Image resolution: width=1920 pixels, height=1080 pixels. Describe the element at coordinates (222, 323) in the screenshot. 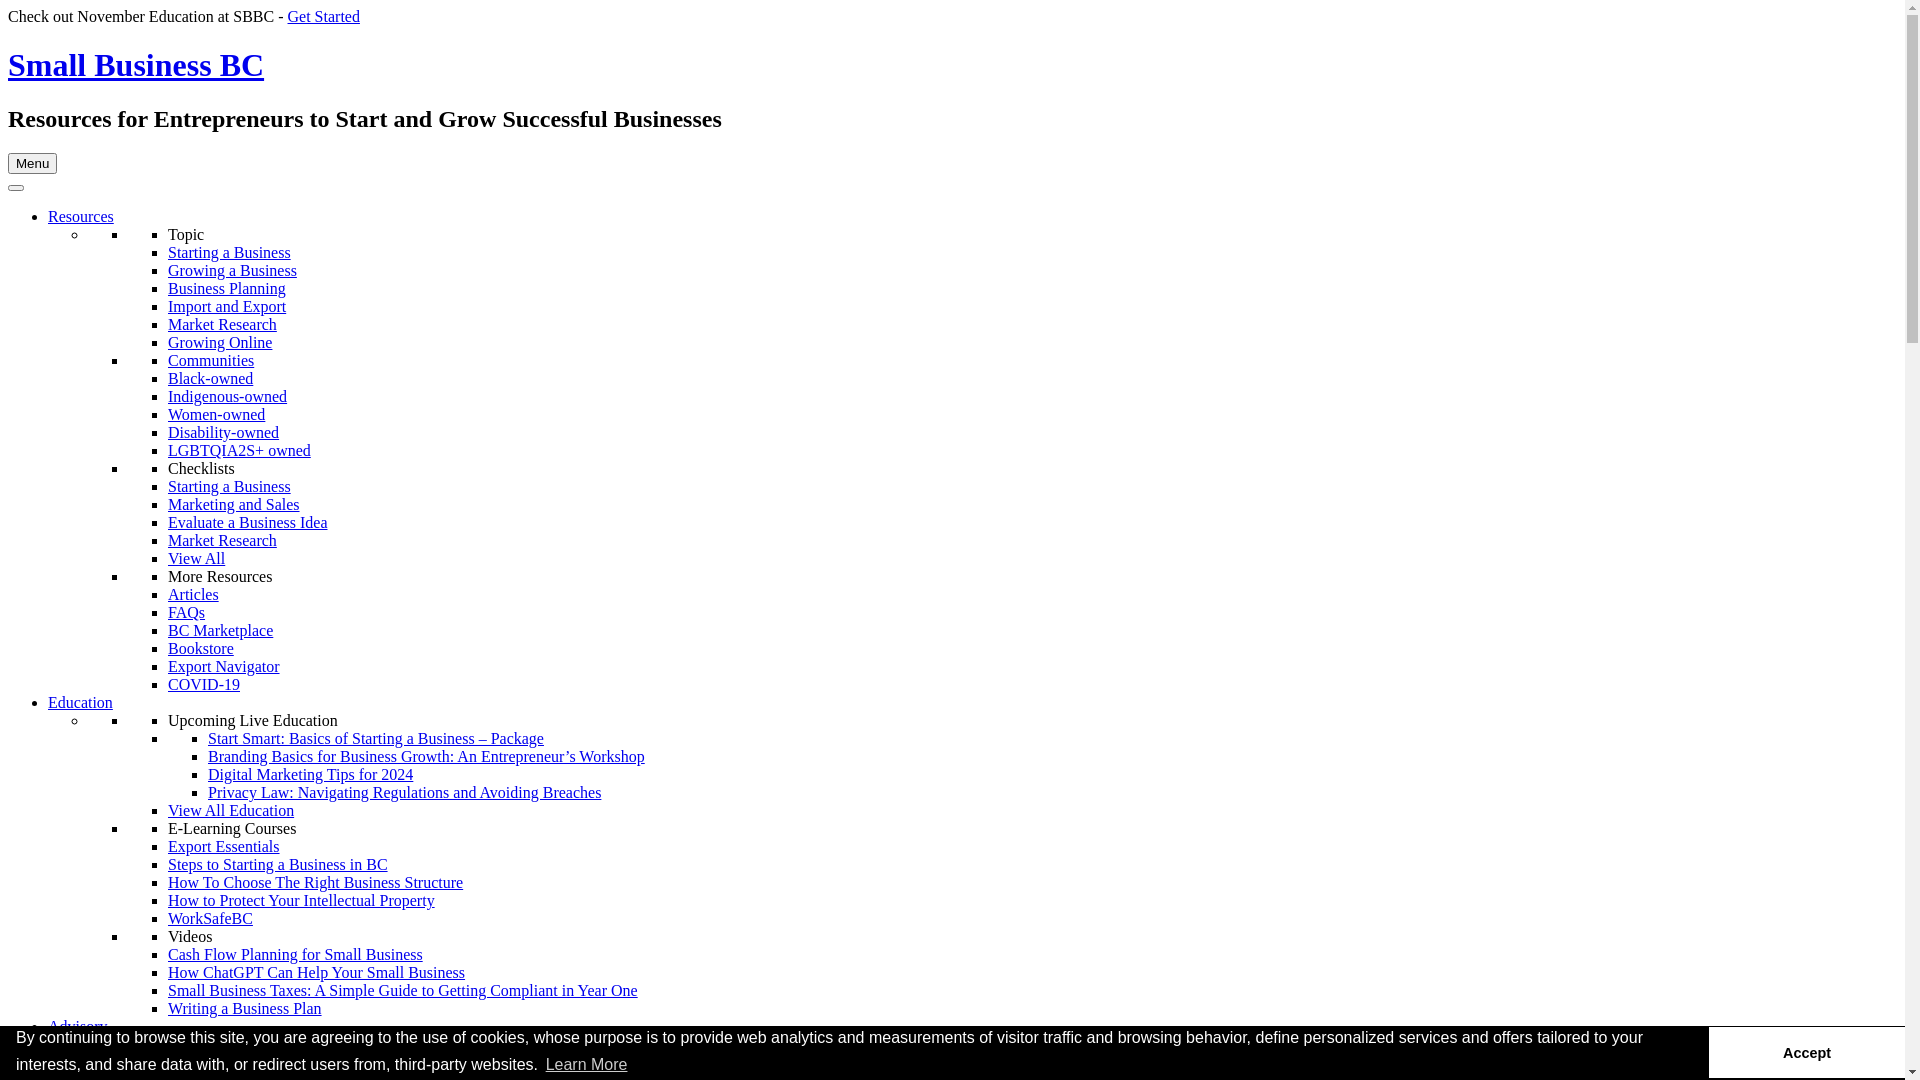

I see `'Market Research'` at that location.